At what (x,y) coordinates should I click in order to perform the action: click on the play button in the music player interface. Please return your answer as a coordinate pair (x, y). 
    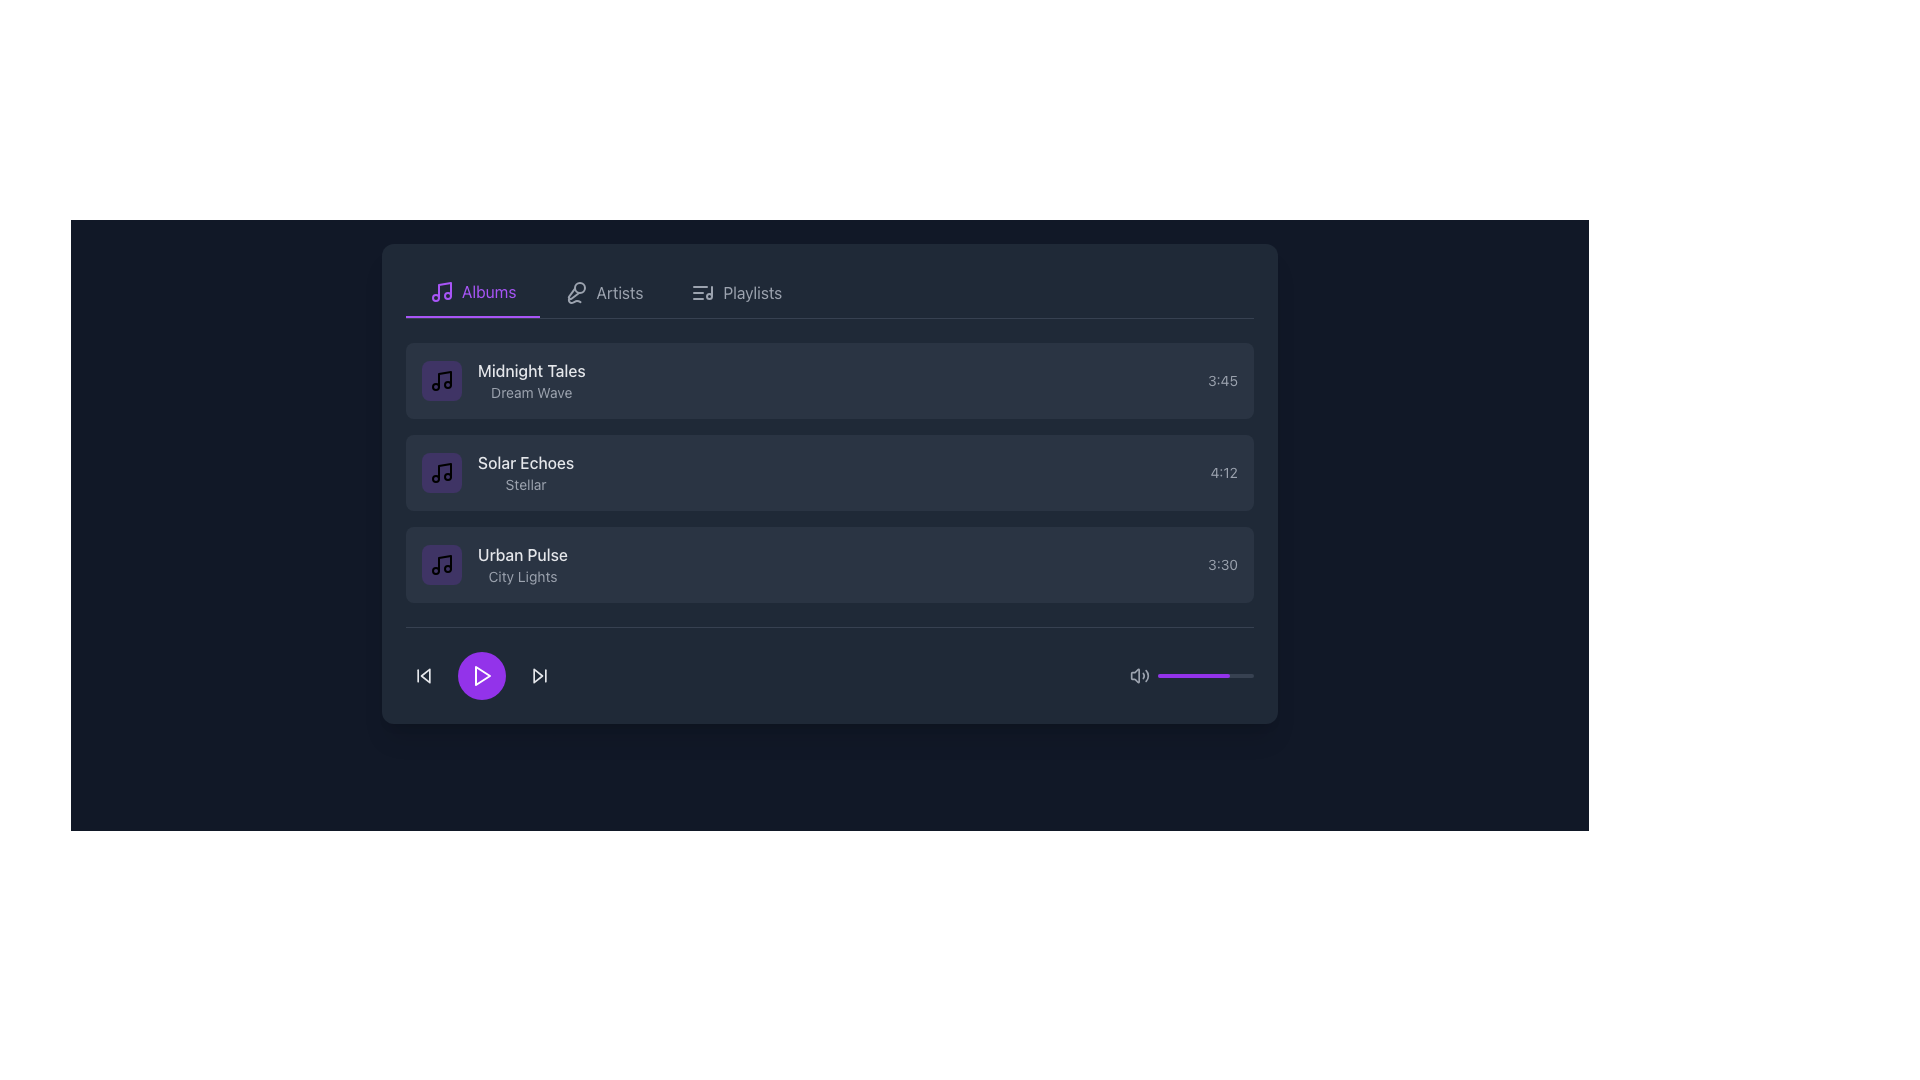
    Looking at the image, I should click on (481, 675).